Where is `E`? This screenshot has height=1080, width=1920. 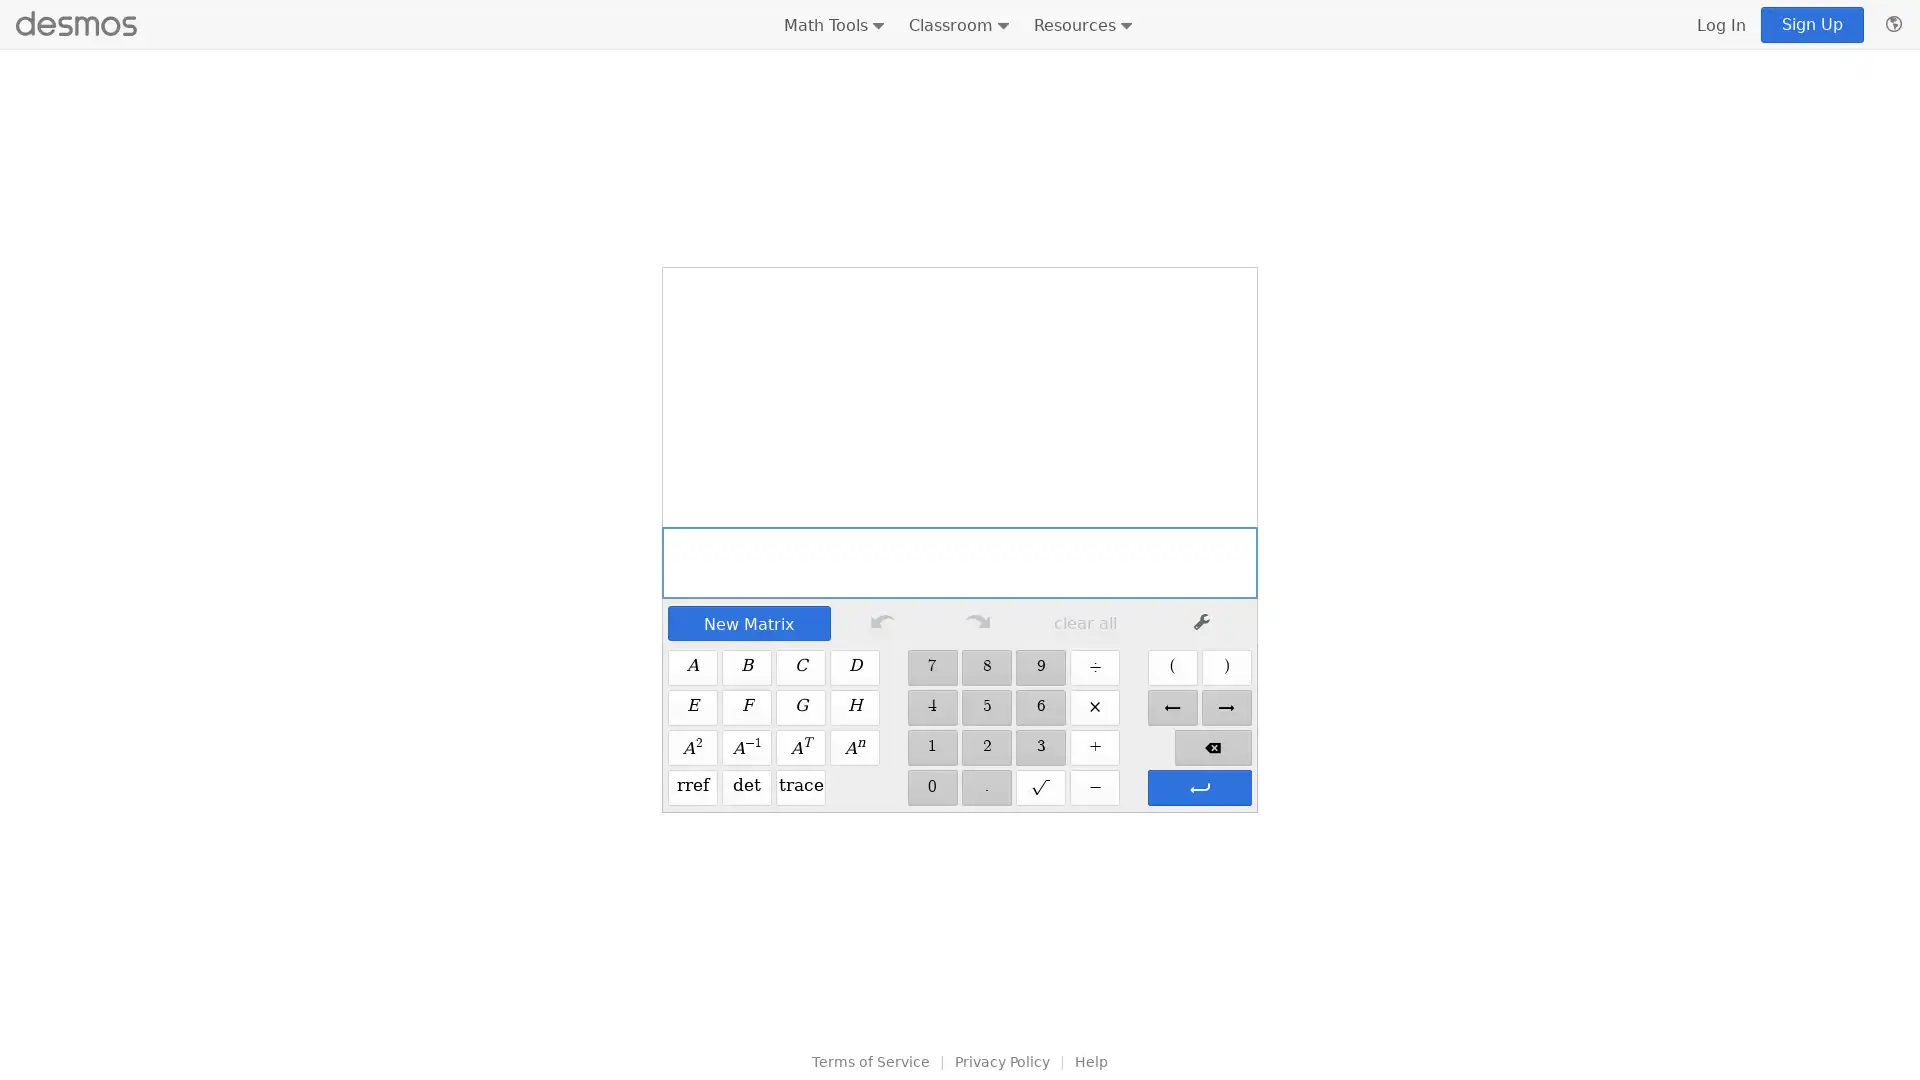 E is located at coordinates (692, 707).